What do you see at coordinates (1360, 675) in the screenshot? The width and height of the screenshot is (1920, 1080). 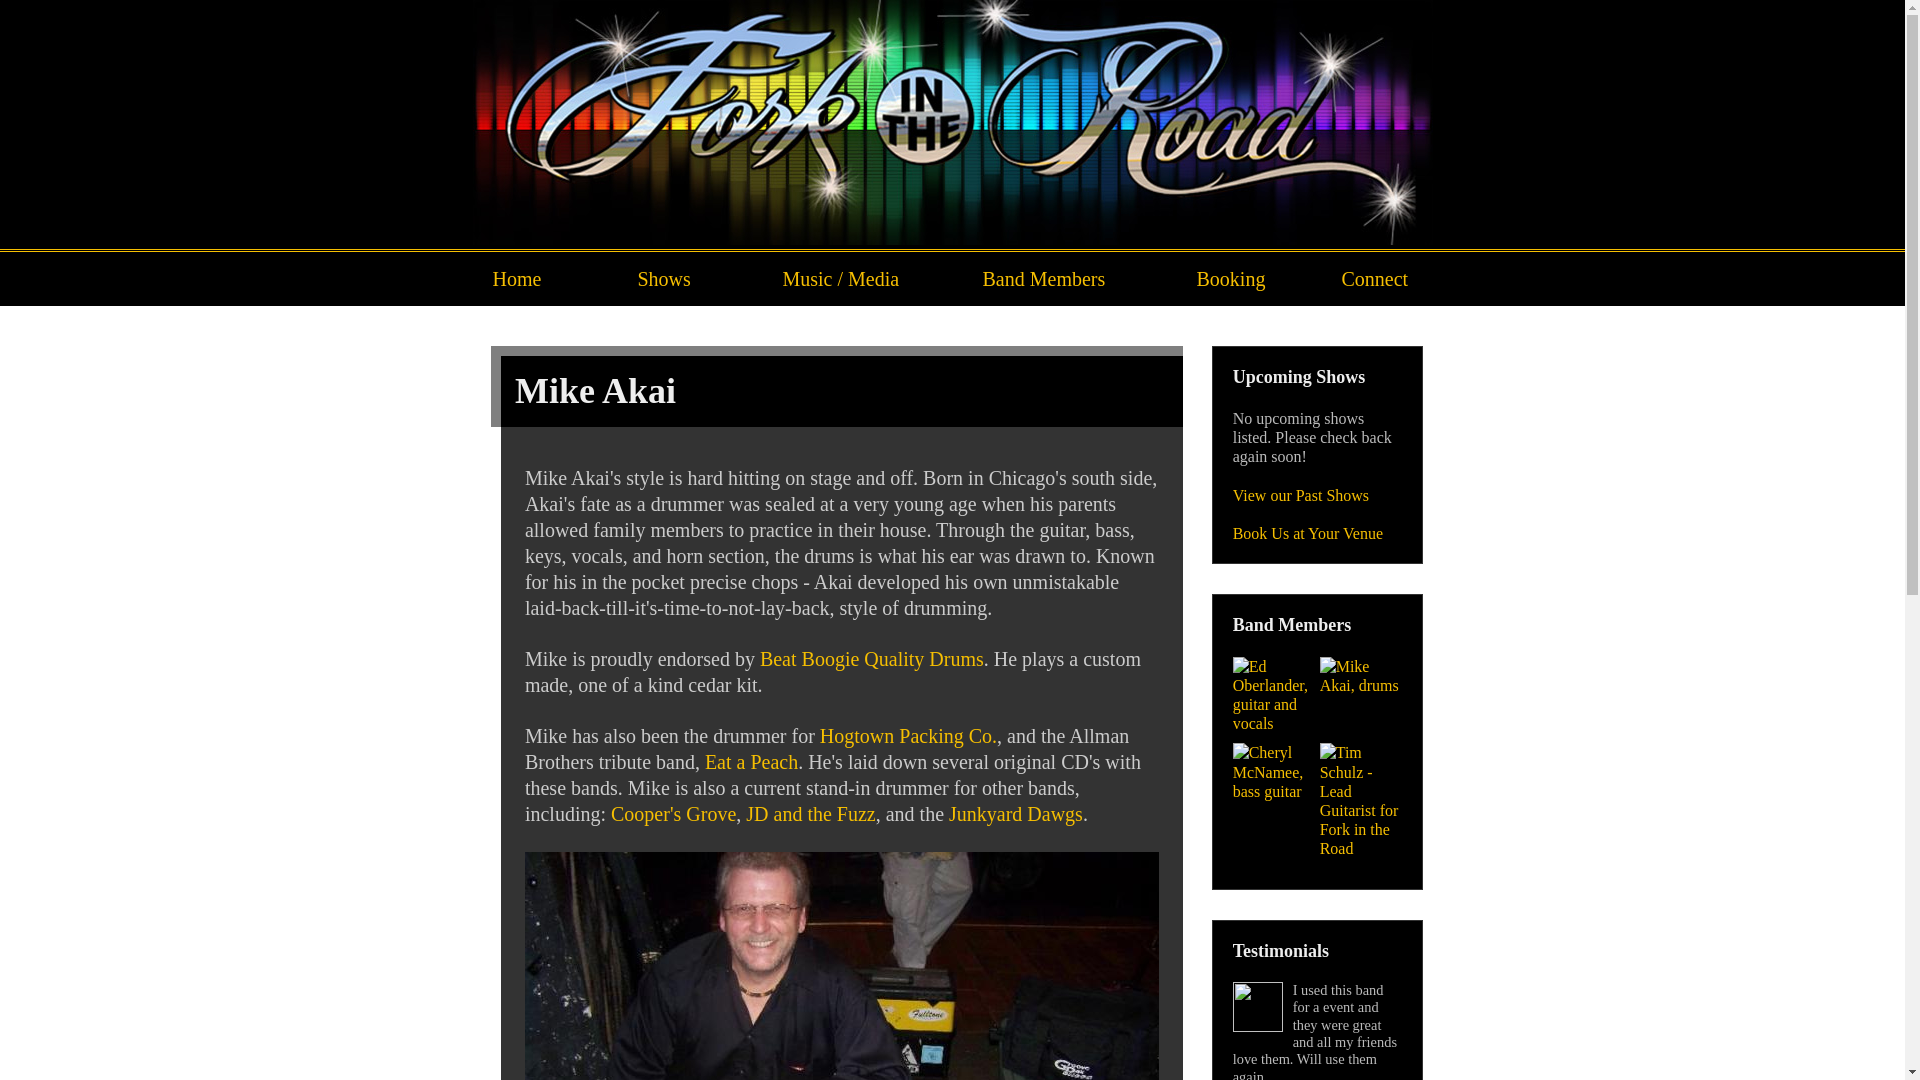 I see `'Mike Akai, drums'` at bounding box center [1360, 675].